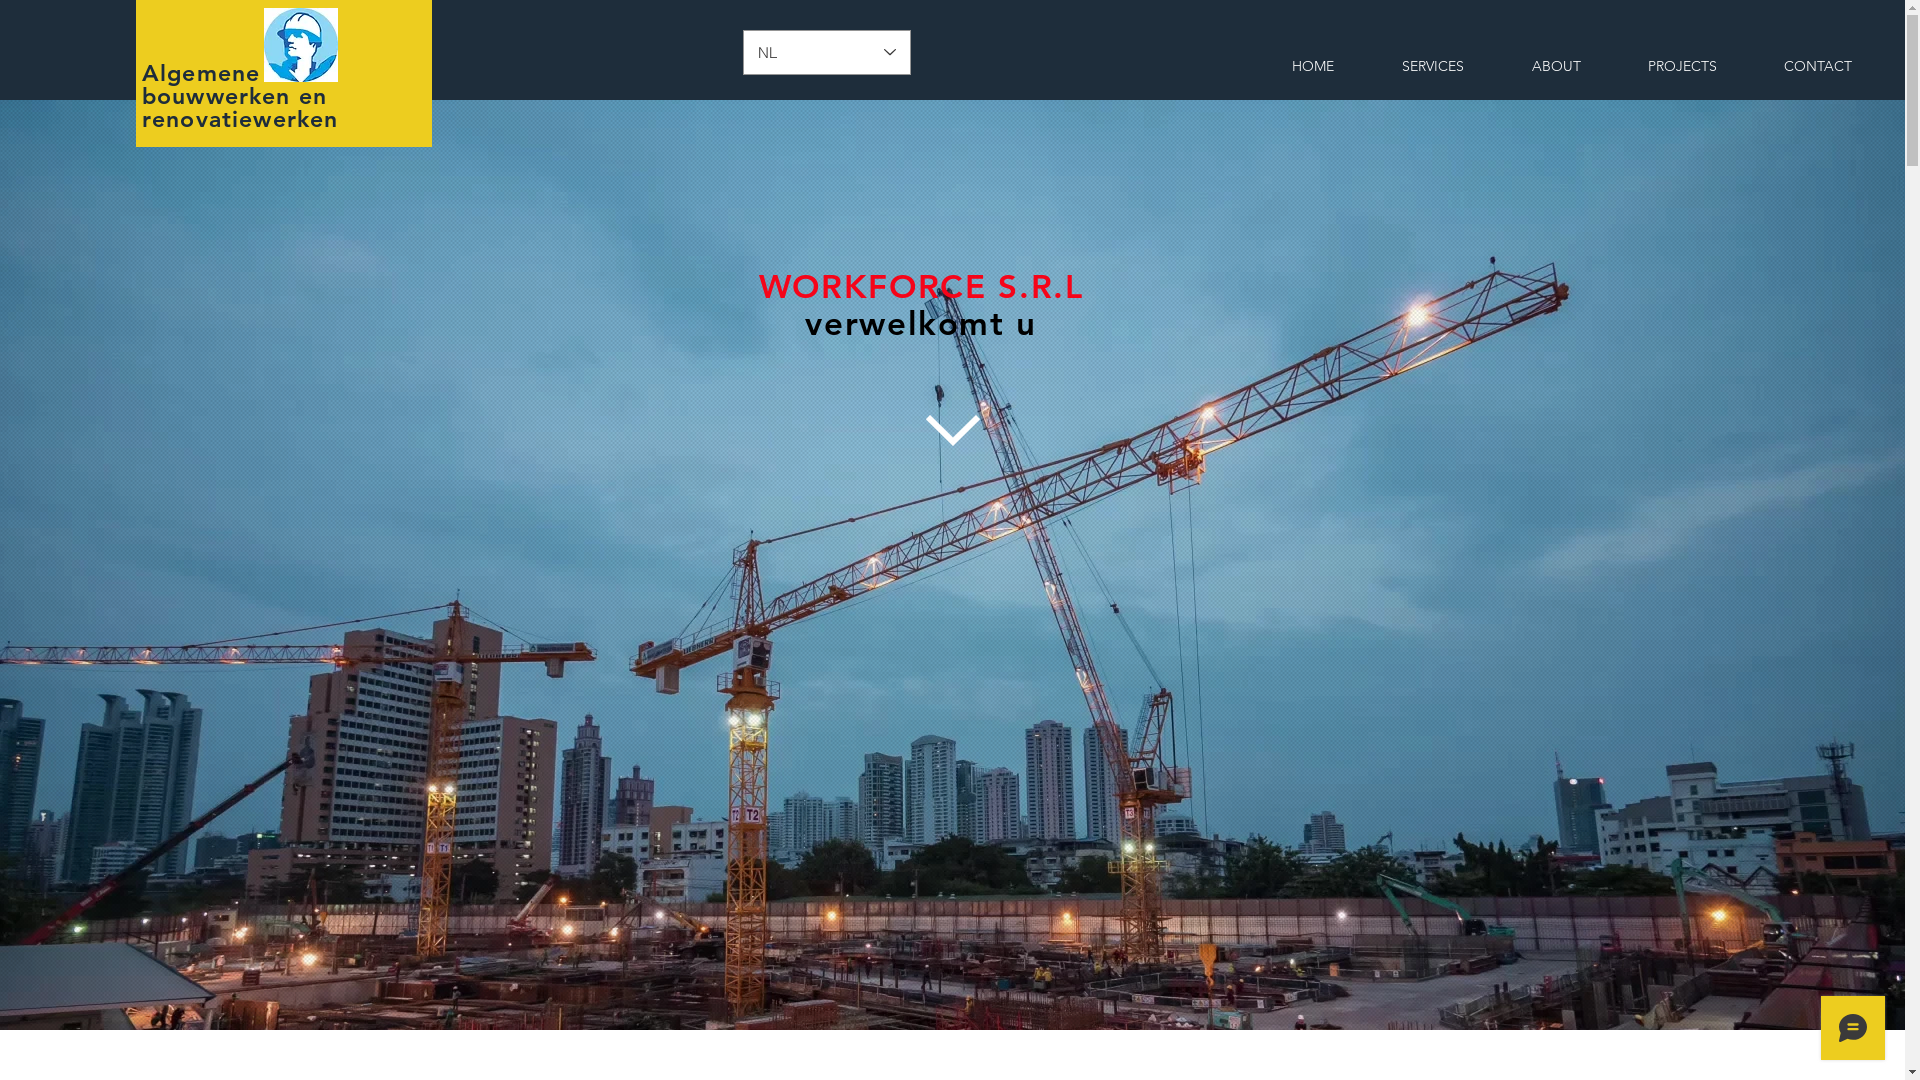 The height and width of the screenshot is (1080, 1920). What do you see at coordinates (240, 96) in the screenshot?
I see `'Algemene bouwwerken en renovatiewerken'` at bounding box center [240, 96].